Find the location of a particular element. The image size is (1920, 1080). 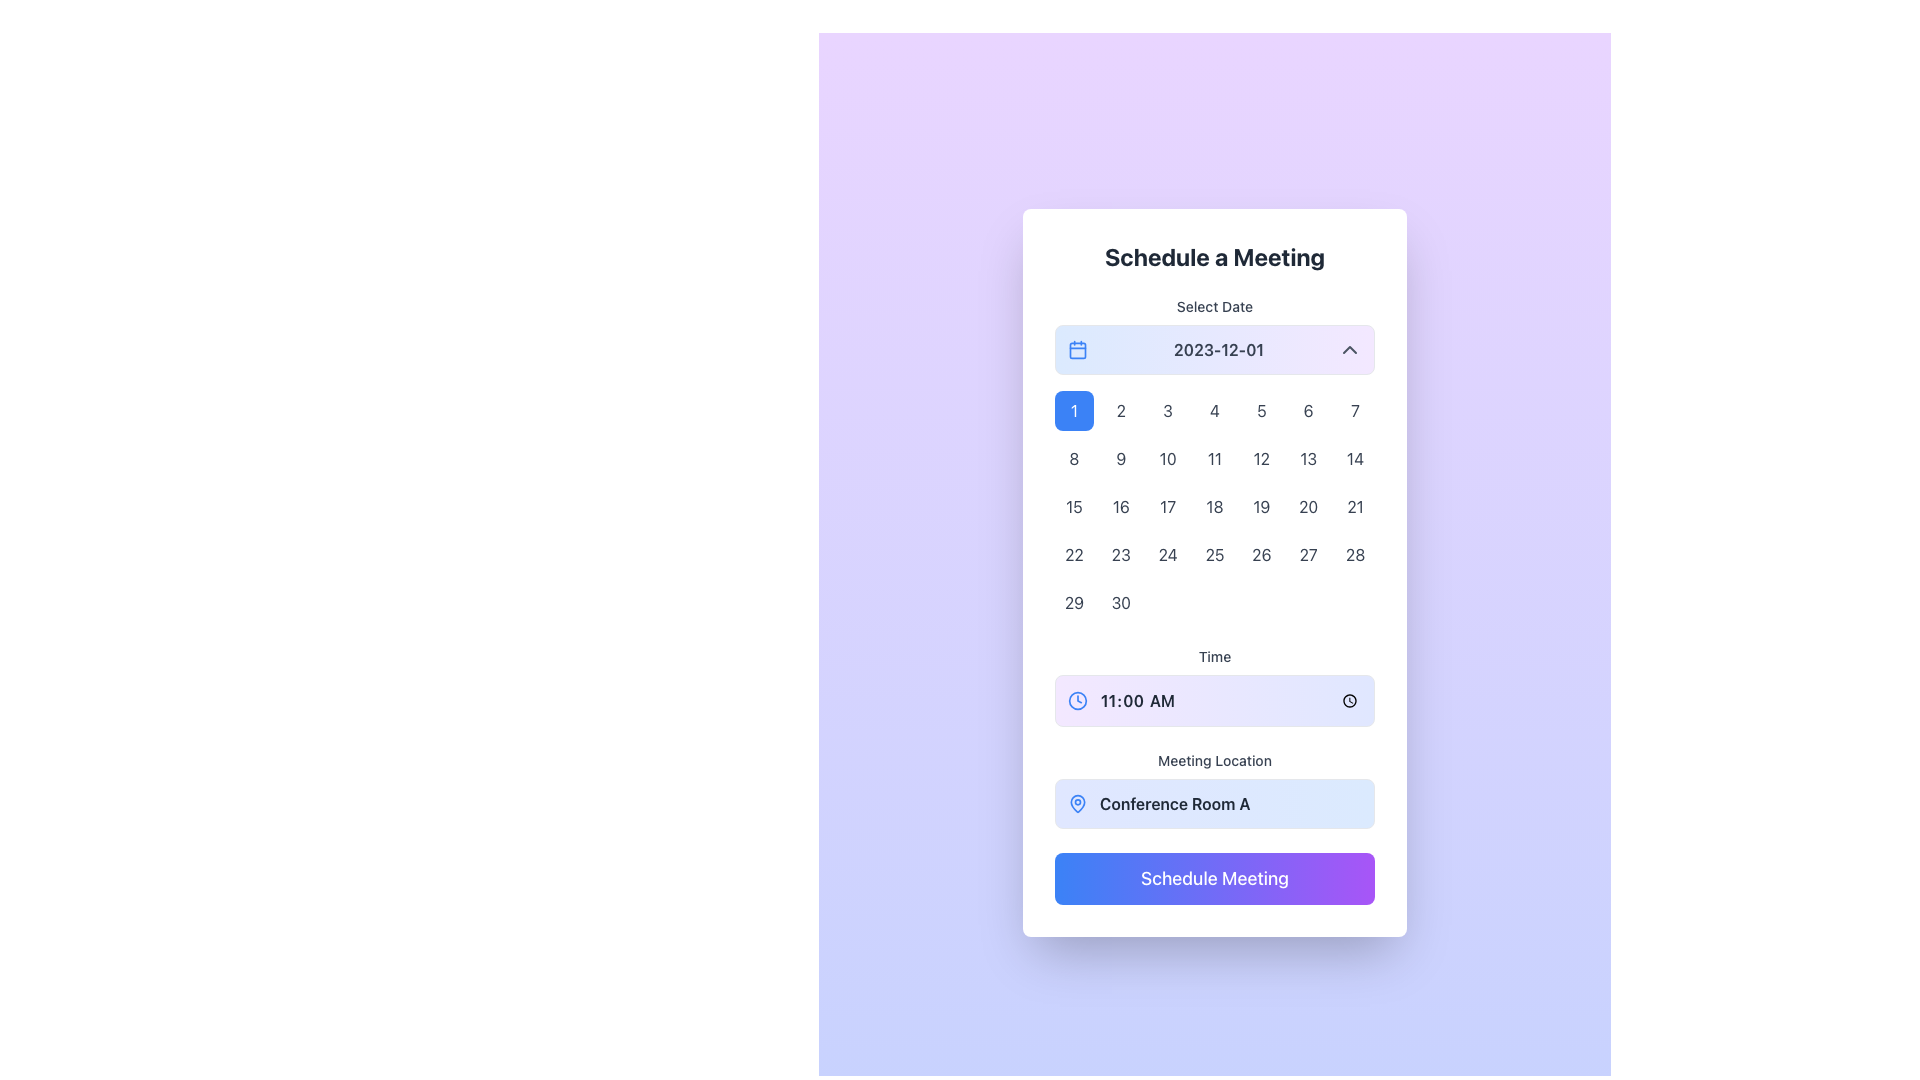

the calendar icon located to the left of the displayed date '2023-12-01' at the top section of the interface is located at coordinates (1077, 349).